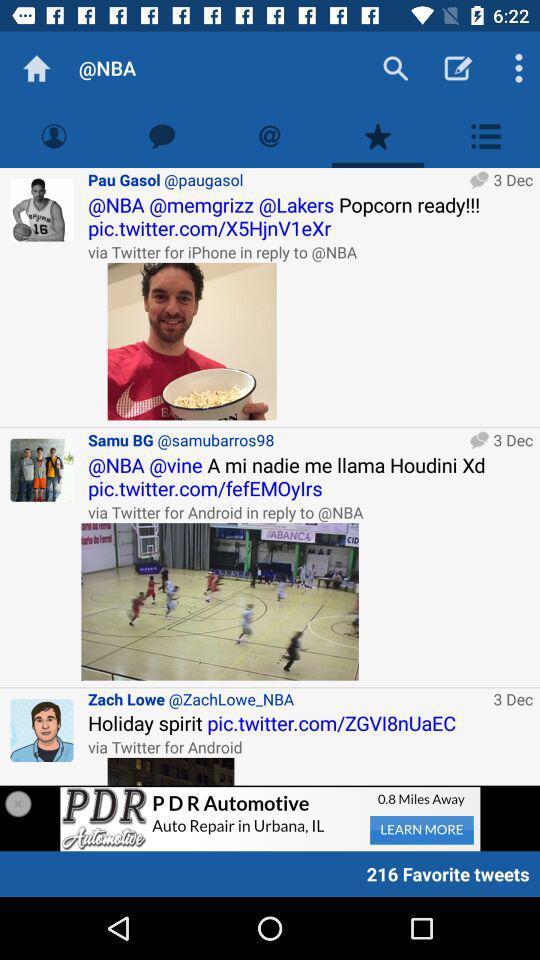 The width and height of the screenshot is (540, 960). Describe the element at coordinates (378, 135) in the screenshot. I see `to favorites` at that location.